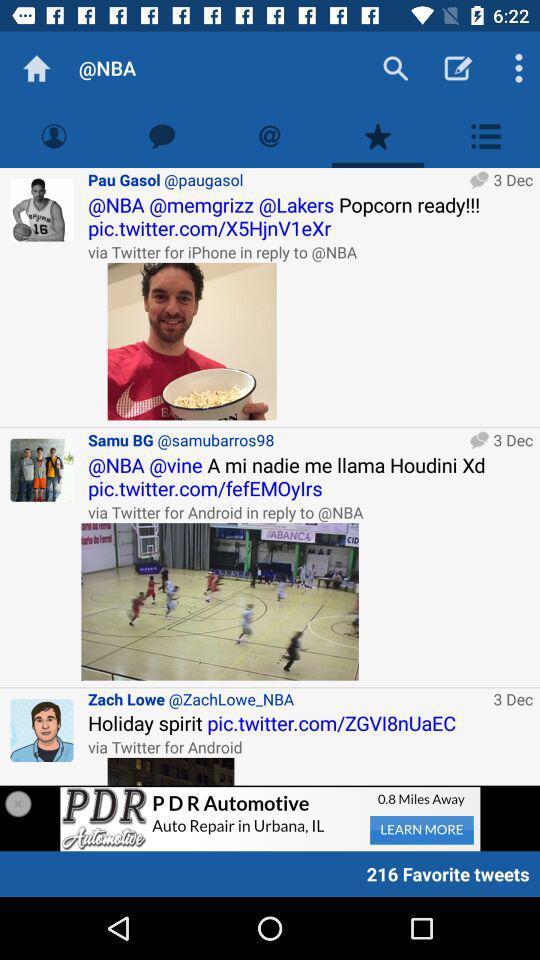 The width and height of the screenshot is (540, 960). Describe the element at coordinates (378, 135) in the screenshot. I see `to favorites` at that location.